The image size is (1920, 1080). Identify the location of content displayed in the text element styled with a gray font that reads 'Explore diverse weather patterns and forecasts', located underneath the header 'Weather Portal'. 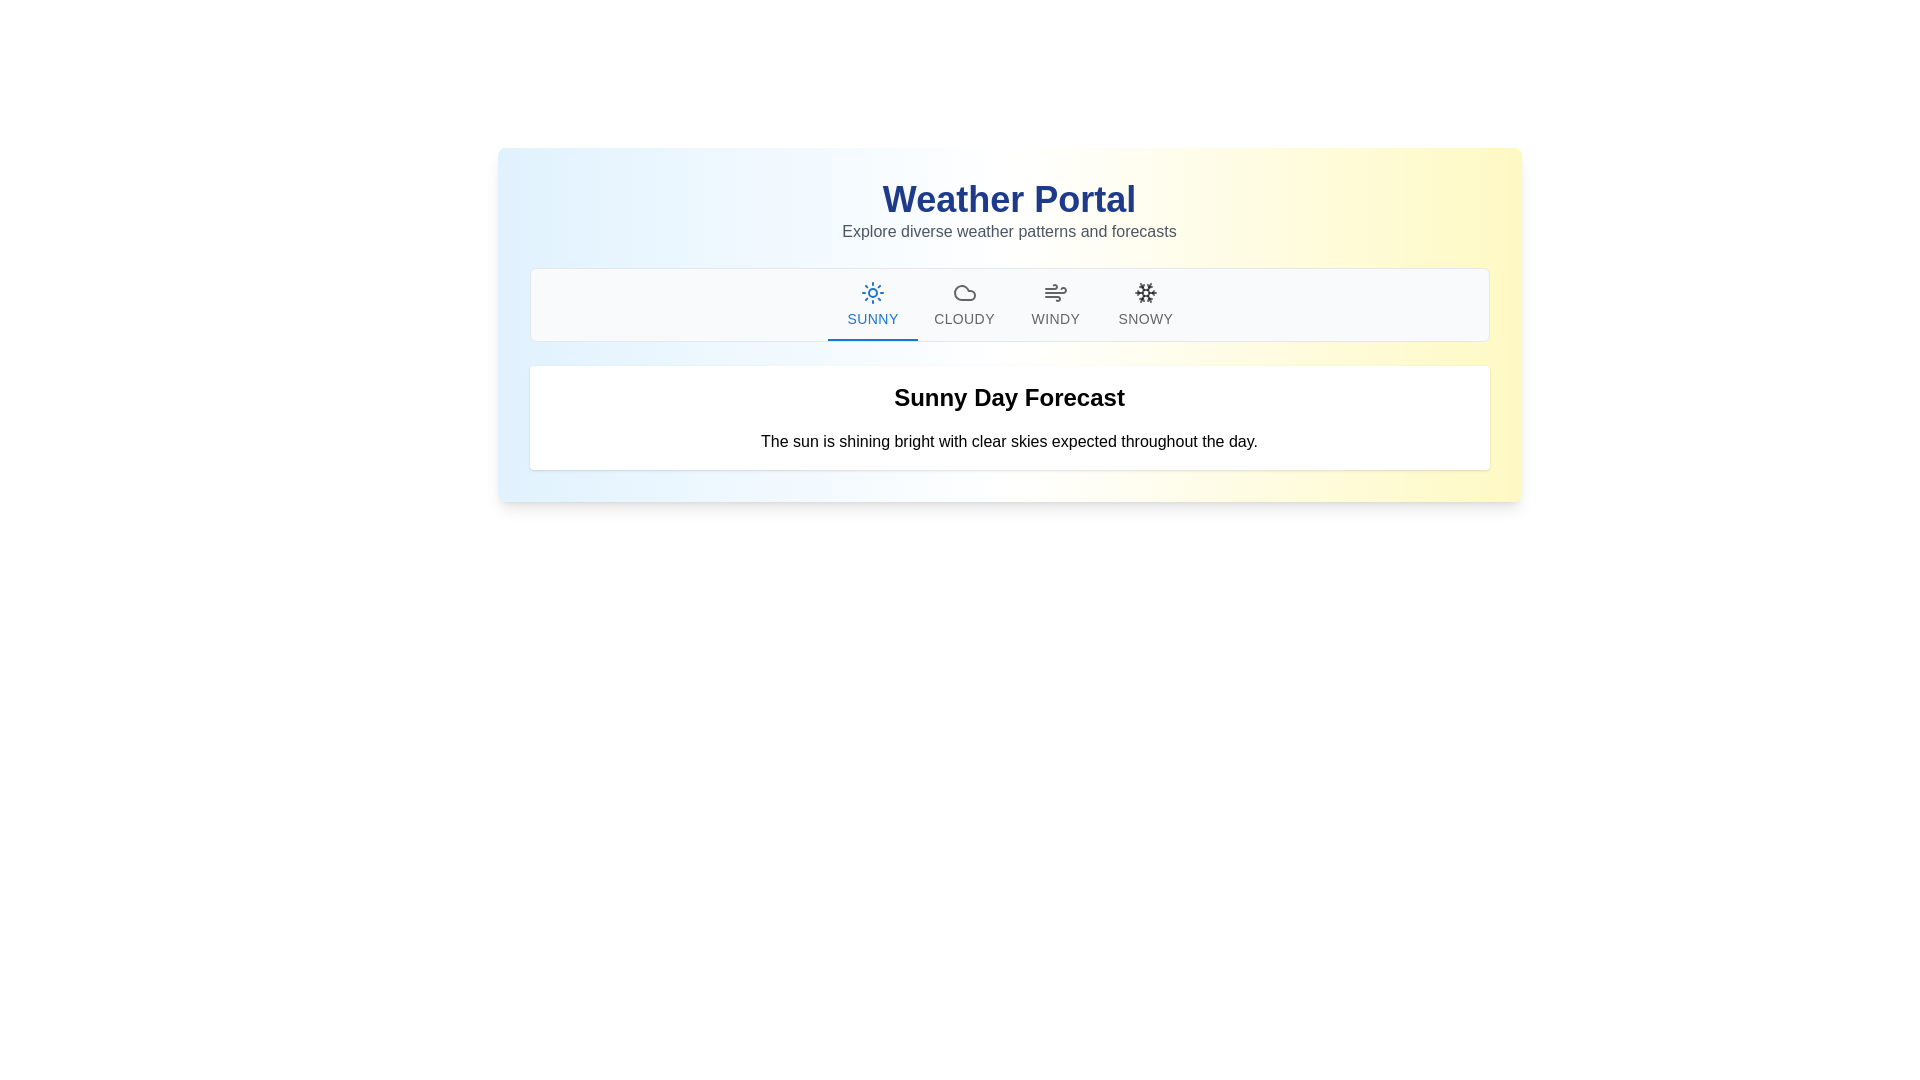
(1009, 230).